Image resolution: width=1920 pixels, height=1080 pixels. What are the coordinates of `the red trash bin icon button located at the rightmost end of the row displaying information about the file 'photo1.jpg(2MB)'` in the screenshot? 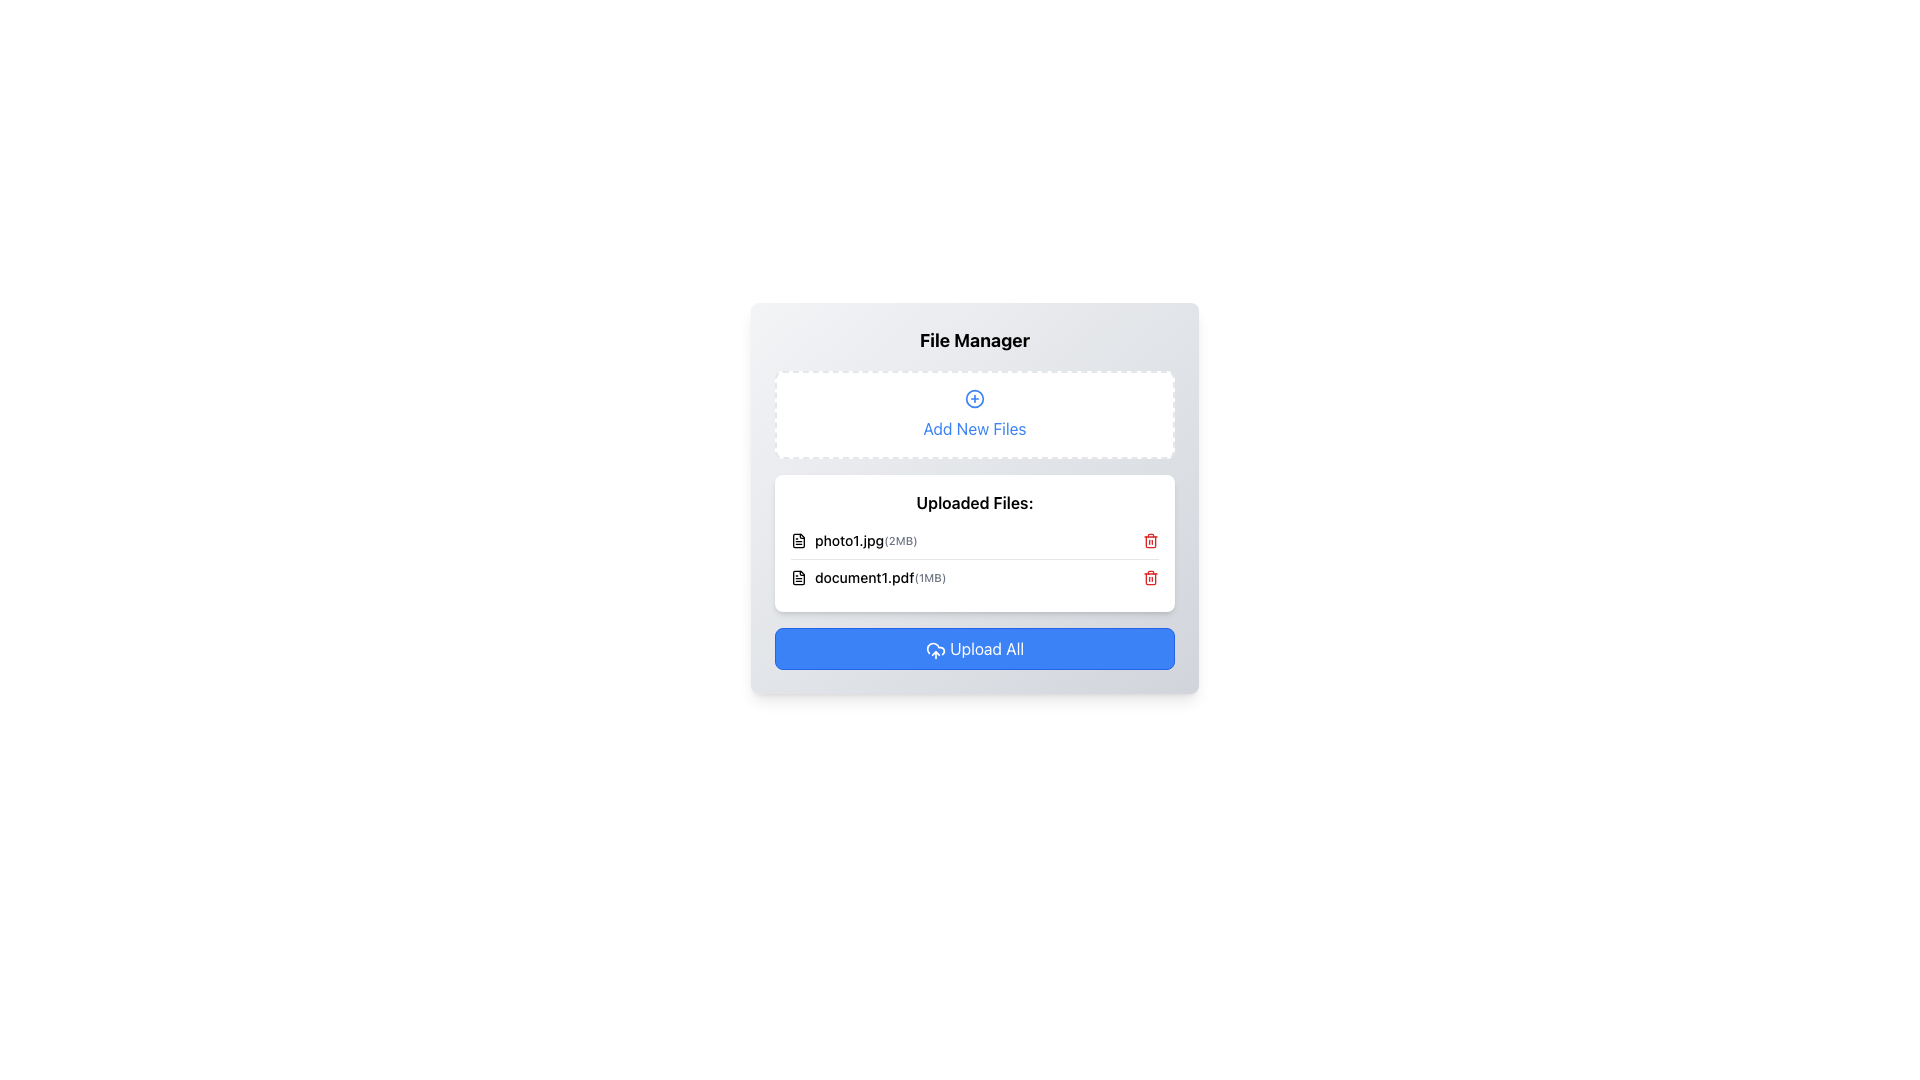 It's located at (1151, 540).